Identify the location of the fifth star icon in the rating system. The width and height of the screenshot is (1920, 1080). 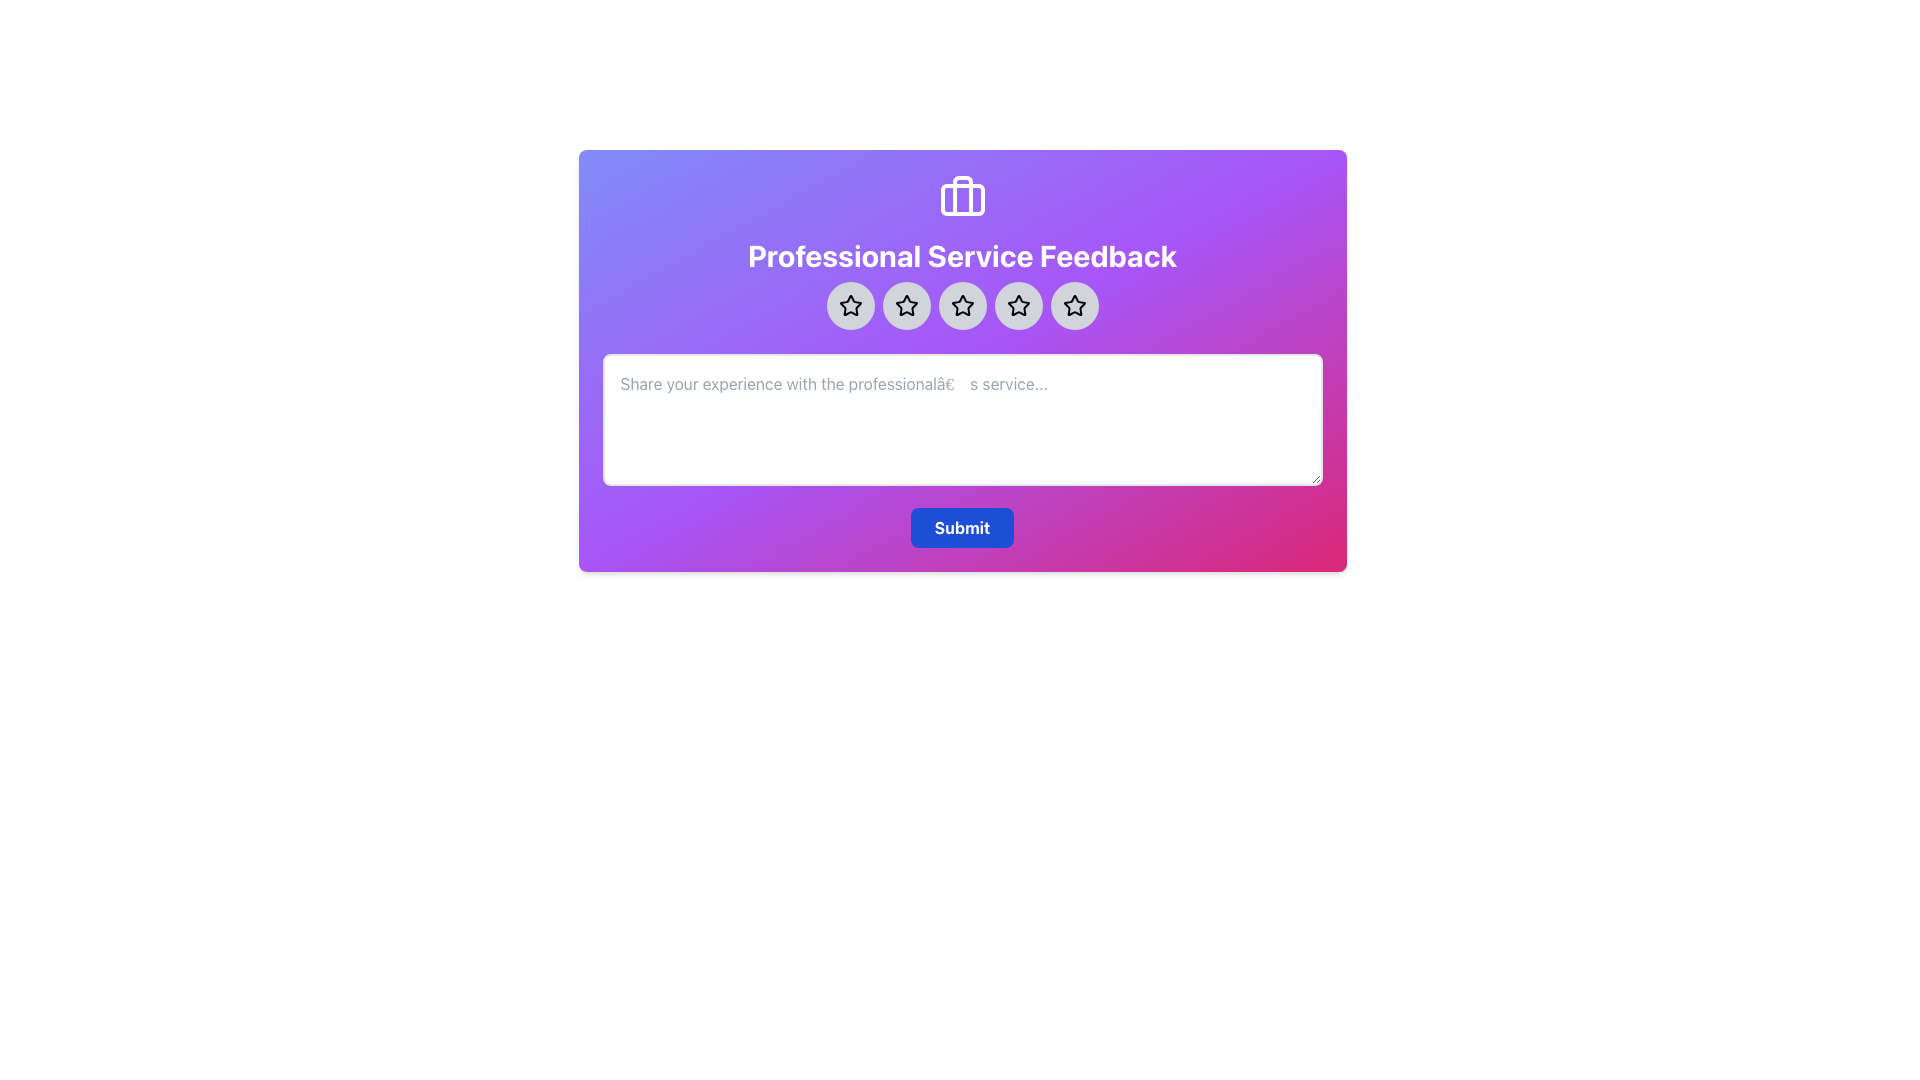
(1073, 305).